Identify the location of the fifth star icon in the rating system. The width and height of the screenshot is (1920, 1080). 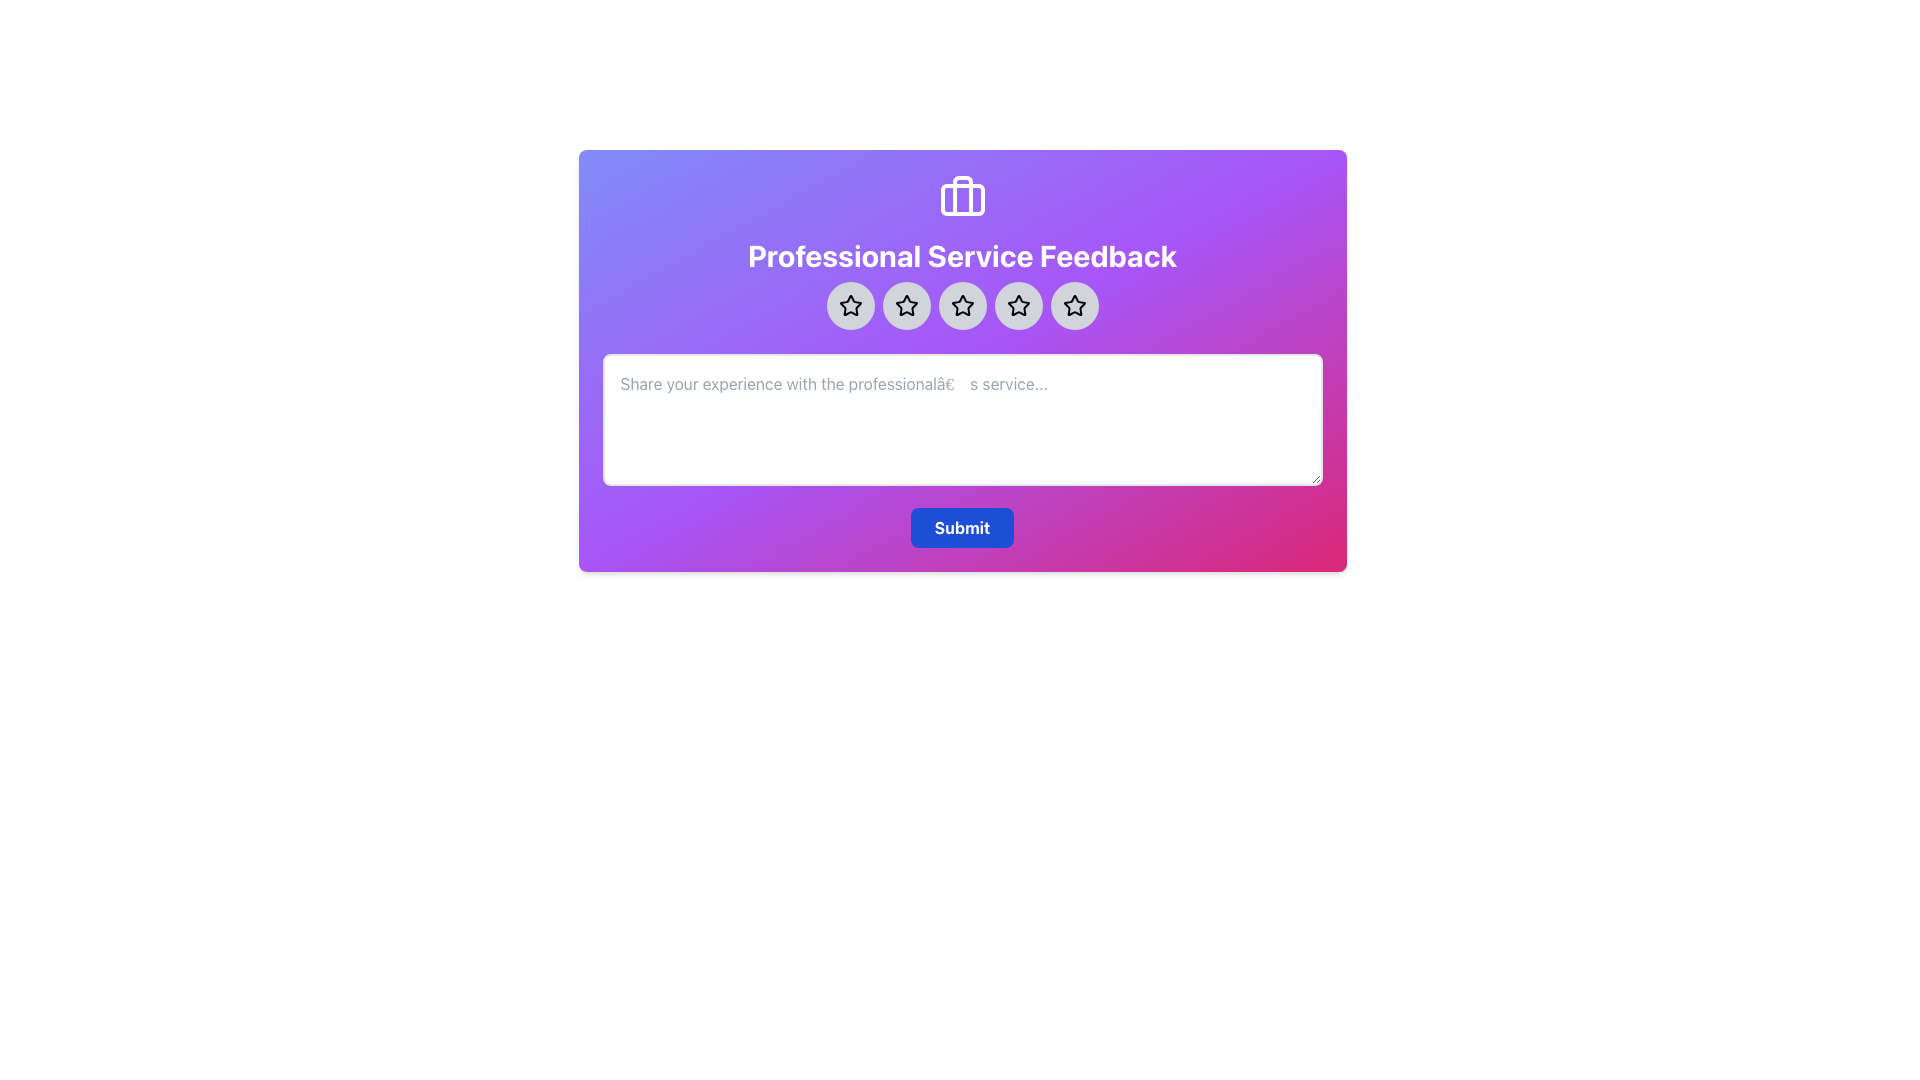
(1073, 305).